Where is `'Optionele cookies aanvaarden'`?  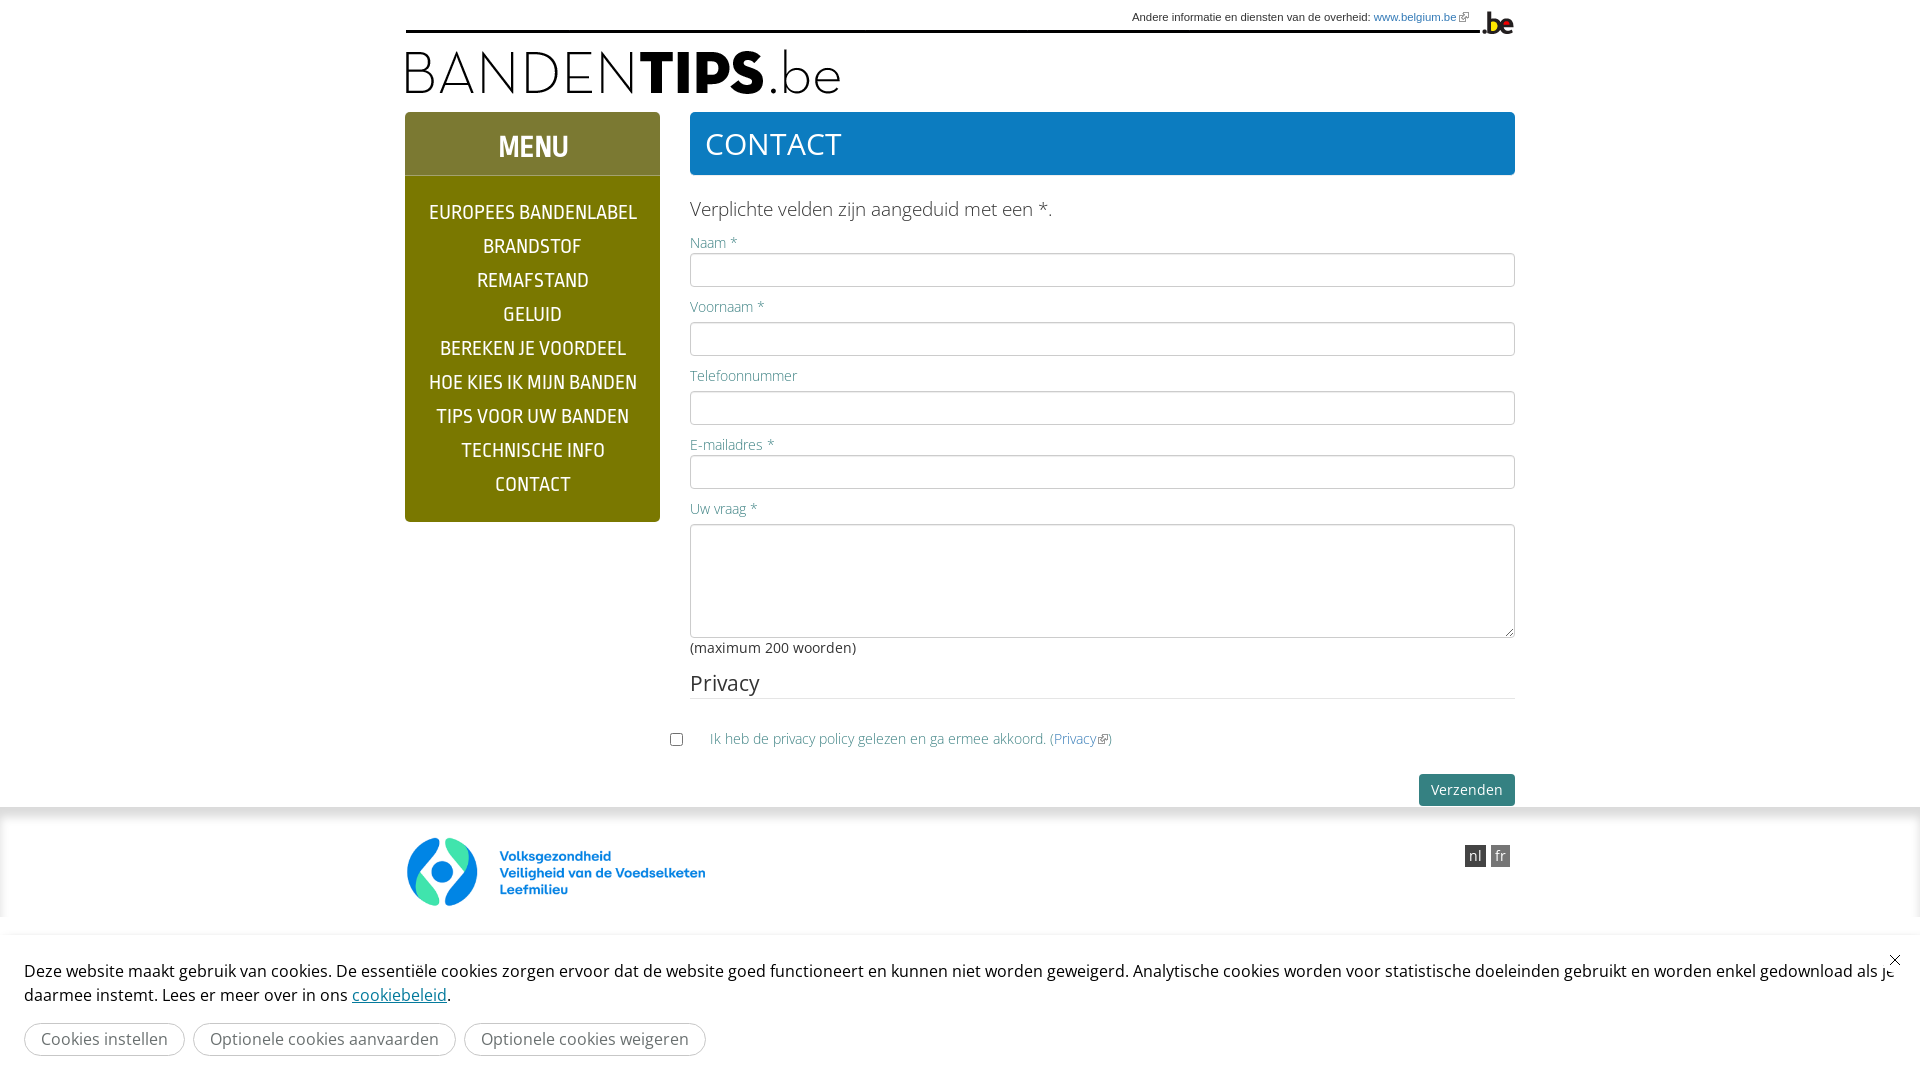 'Optionele cookies aanvaarden' is located at coordinates (324, 1038).